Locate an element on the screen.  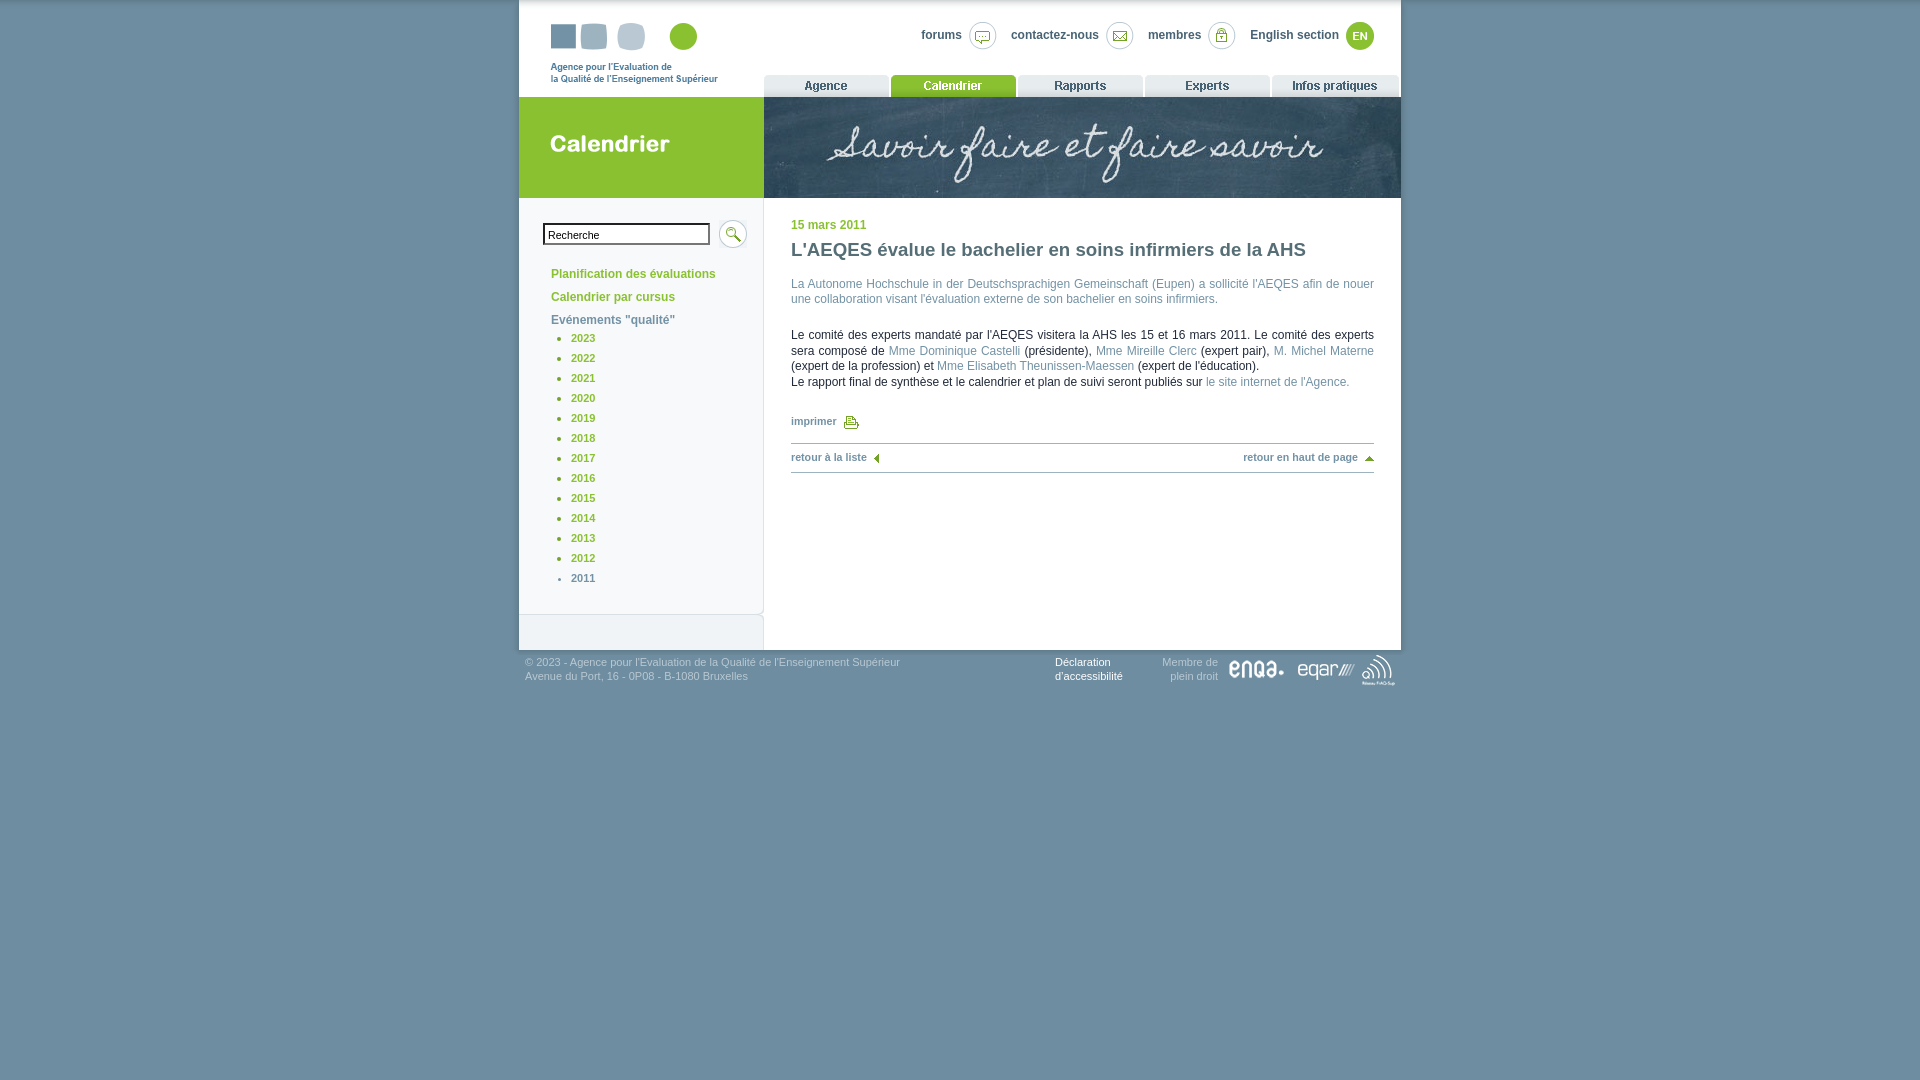
'2023' is located at coordinates (570, 337).